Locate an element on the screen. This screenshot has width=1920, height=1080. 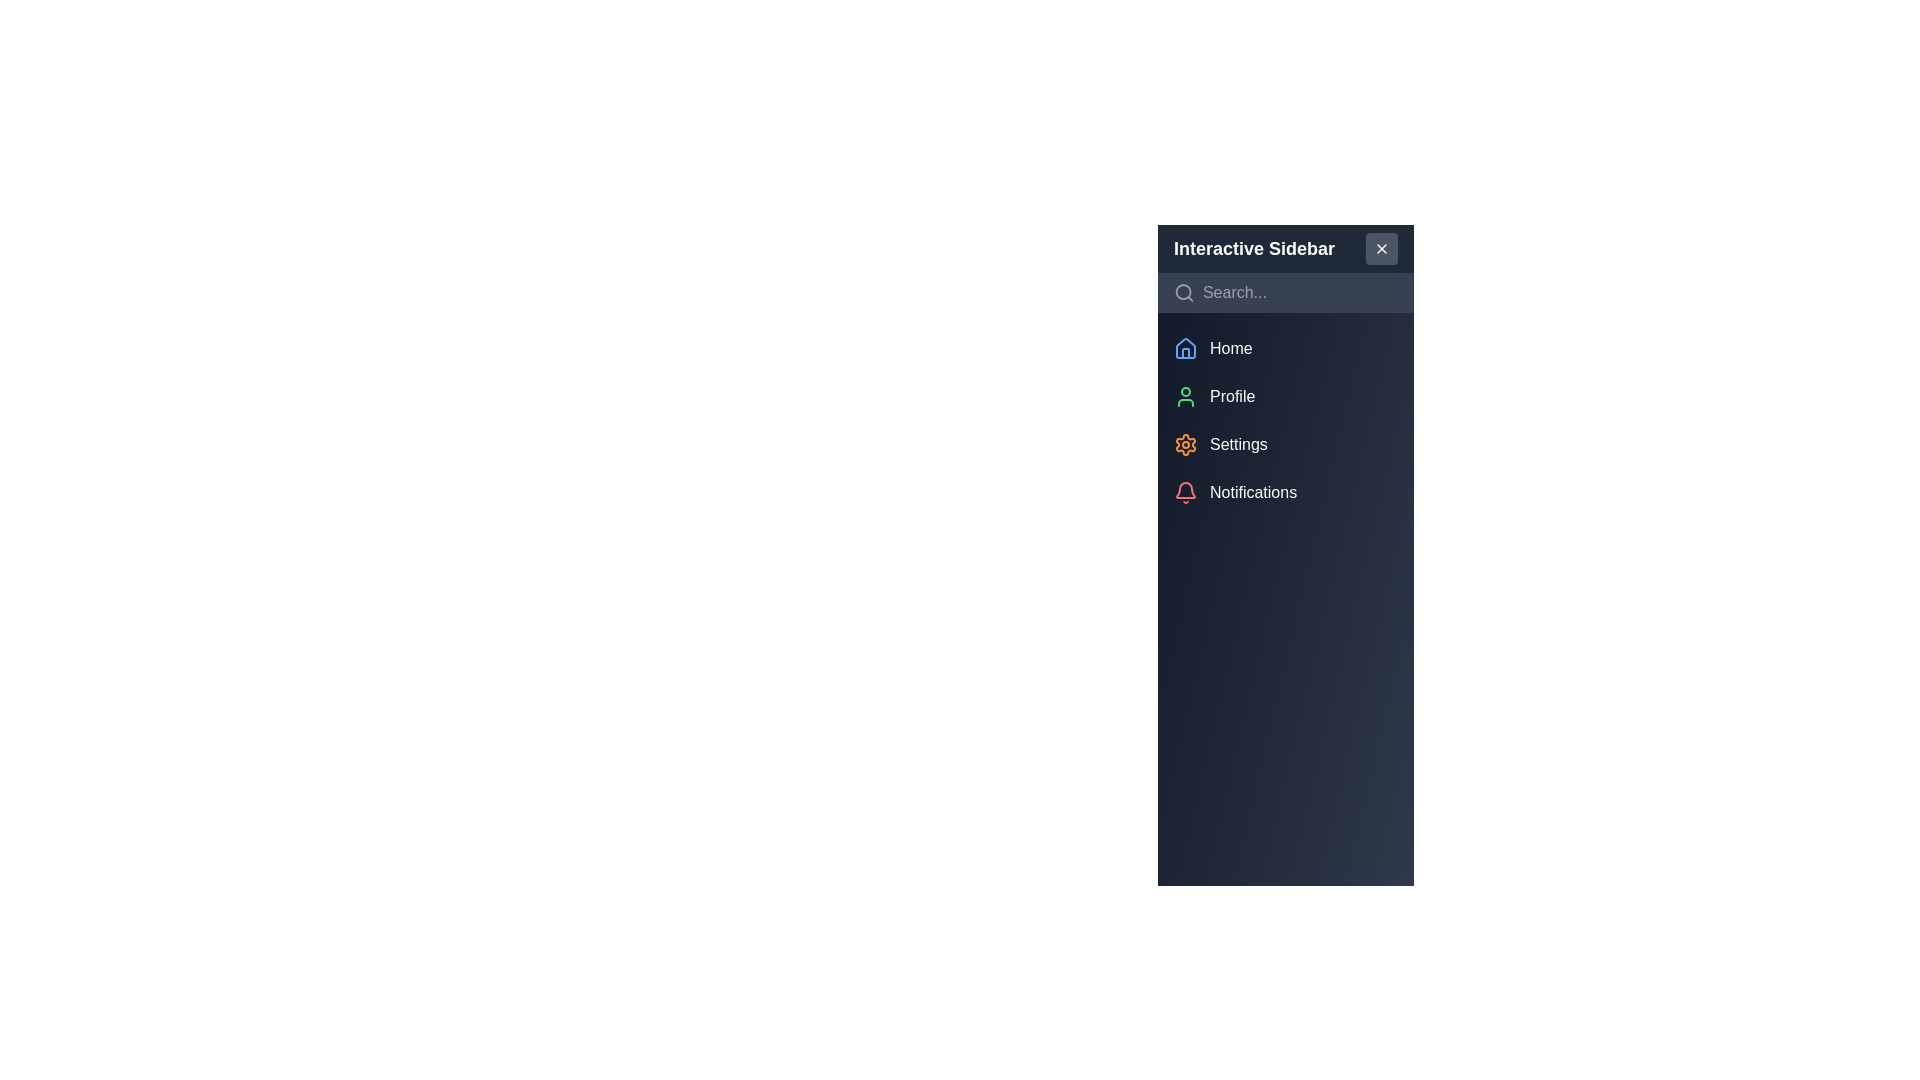
the orange gear icon representing settings in the navigation menu is located at coordinates (1185, 443).